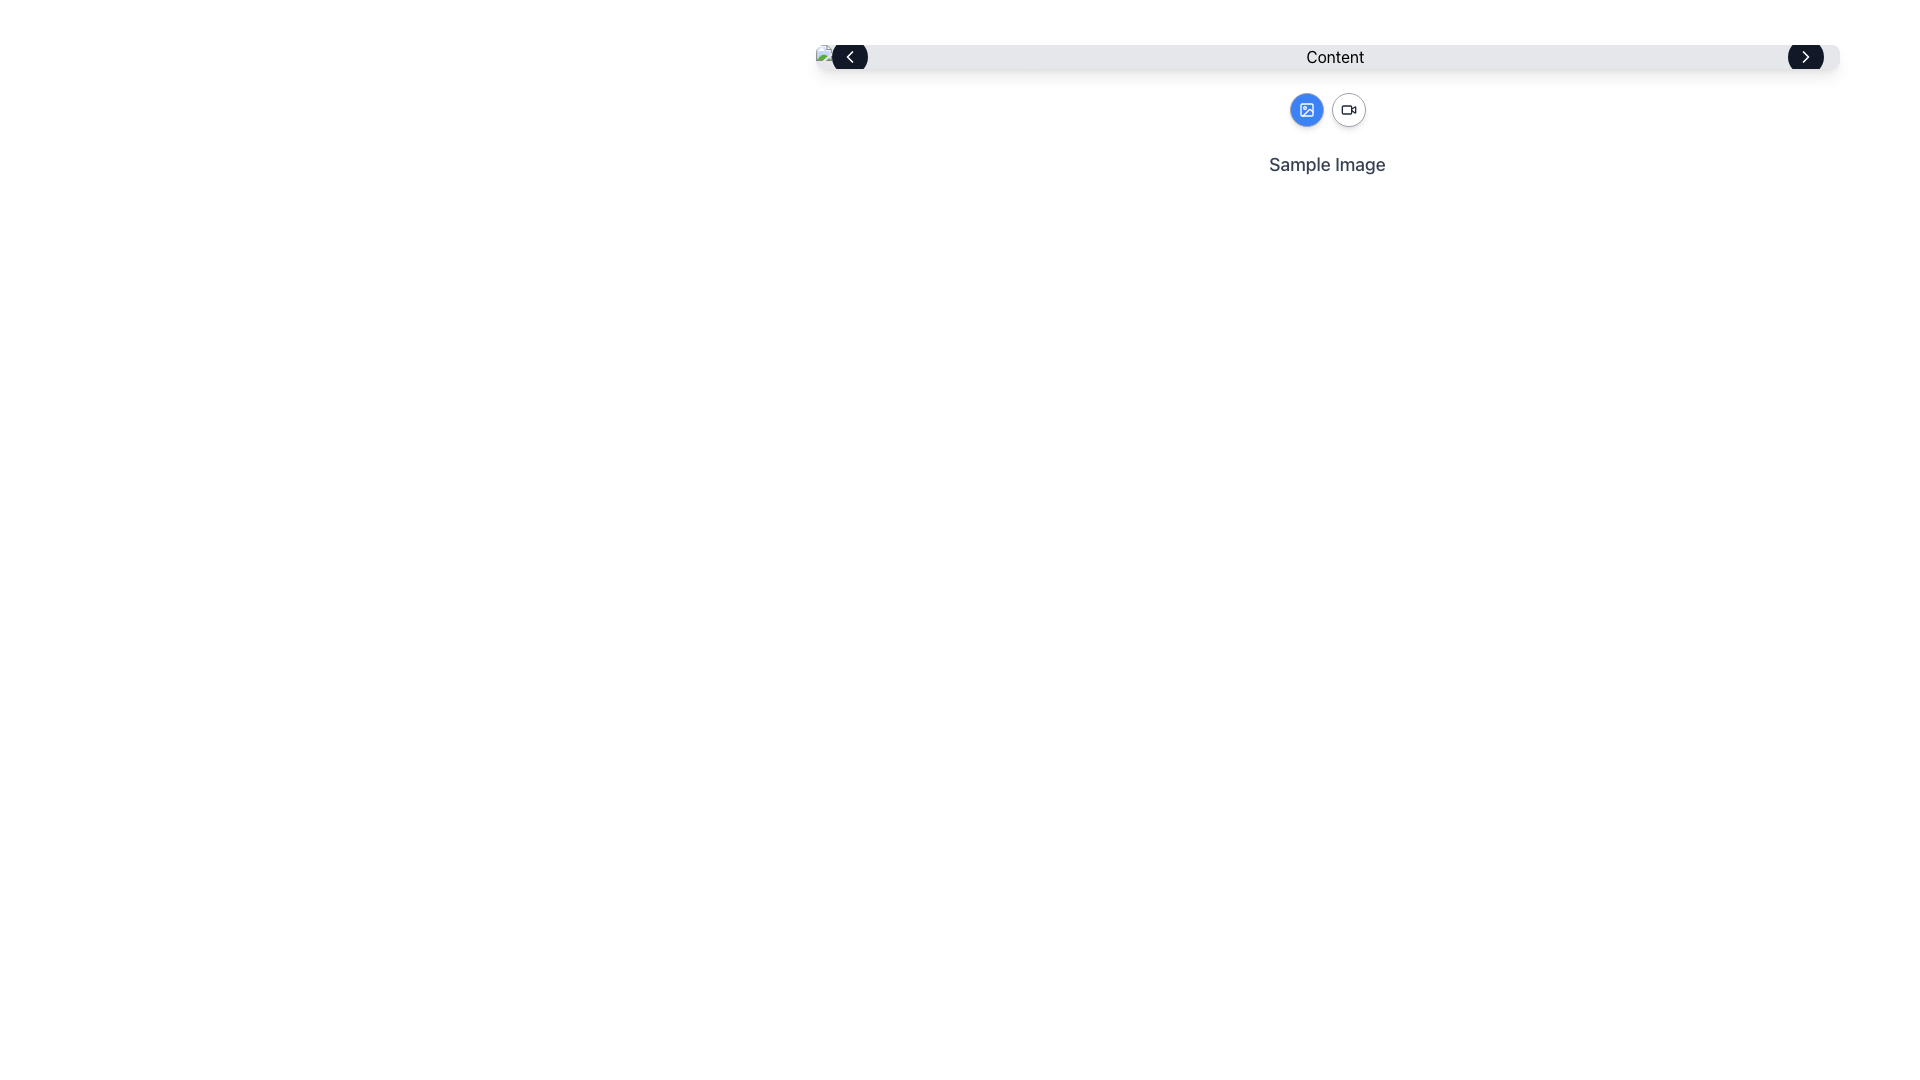 This screenshot has width=1920, height=1080. What do you see at coordinates (849, 56) in the screenshot?
I see `the leftward-pointing chevron icon located at the left end of the top navigation bar` at bounding box center [849, 56].